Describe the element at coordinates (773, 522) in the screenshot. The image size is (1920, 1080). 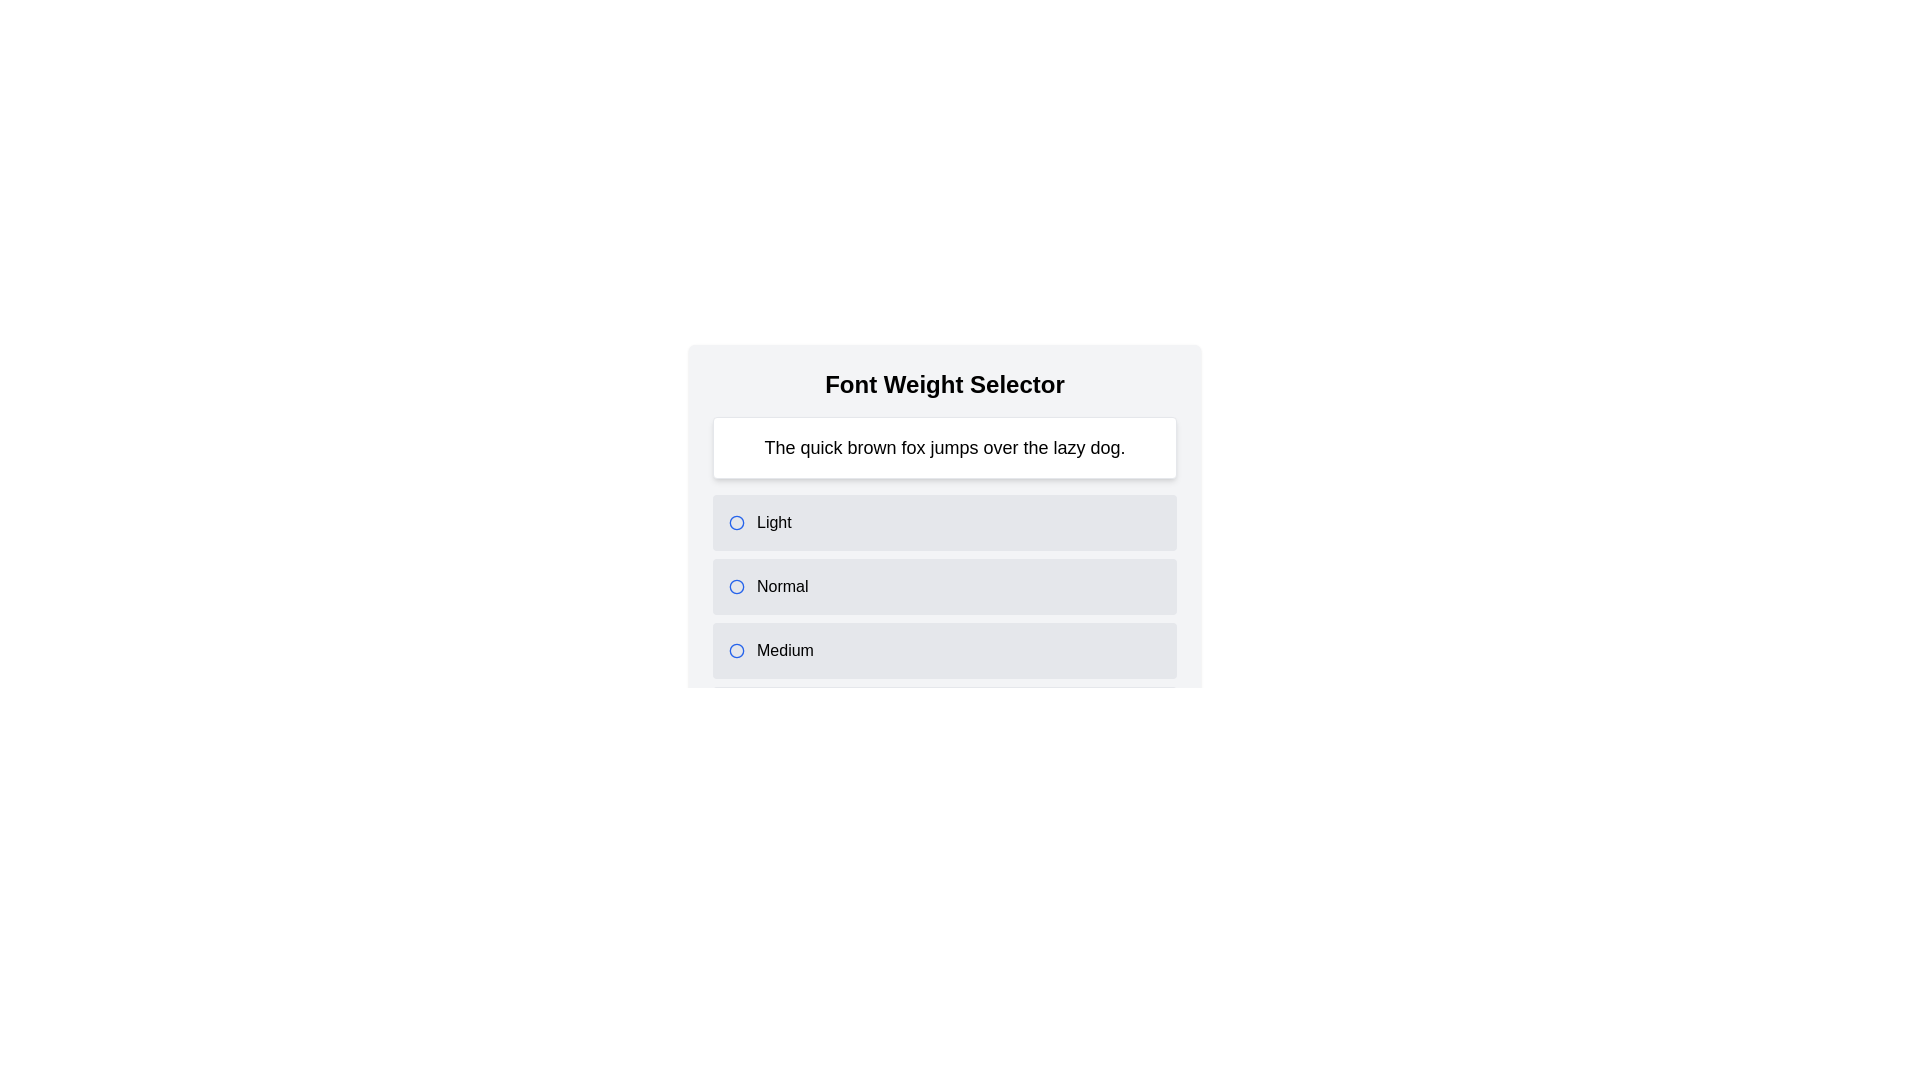
I see `the selection state of the 'Light' label, which is the first option in the Font Weight Selector dialog, positioned below the example text and to the right of a blue circular icon` at that location.